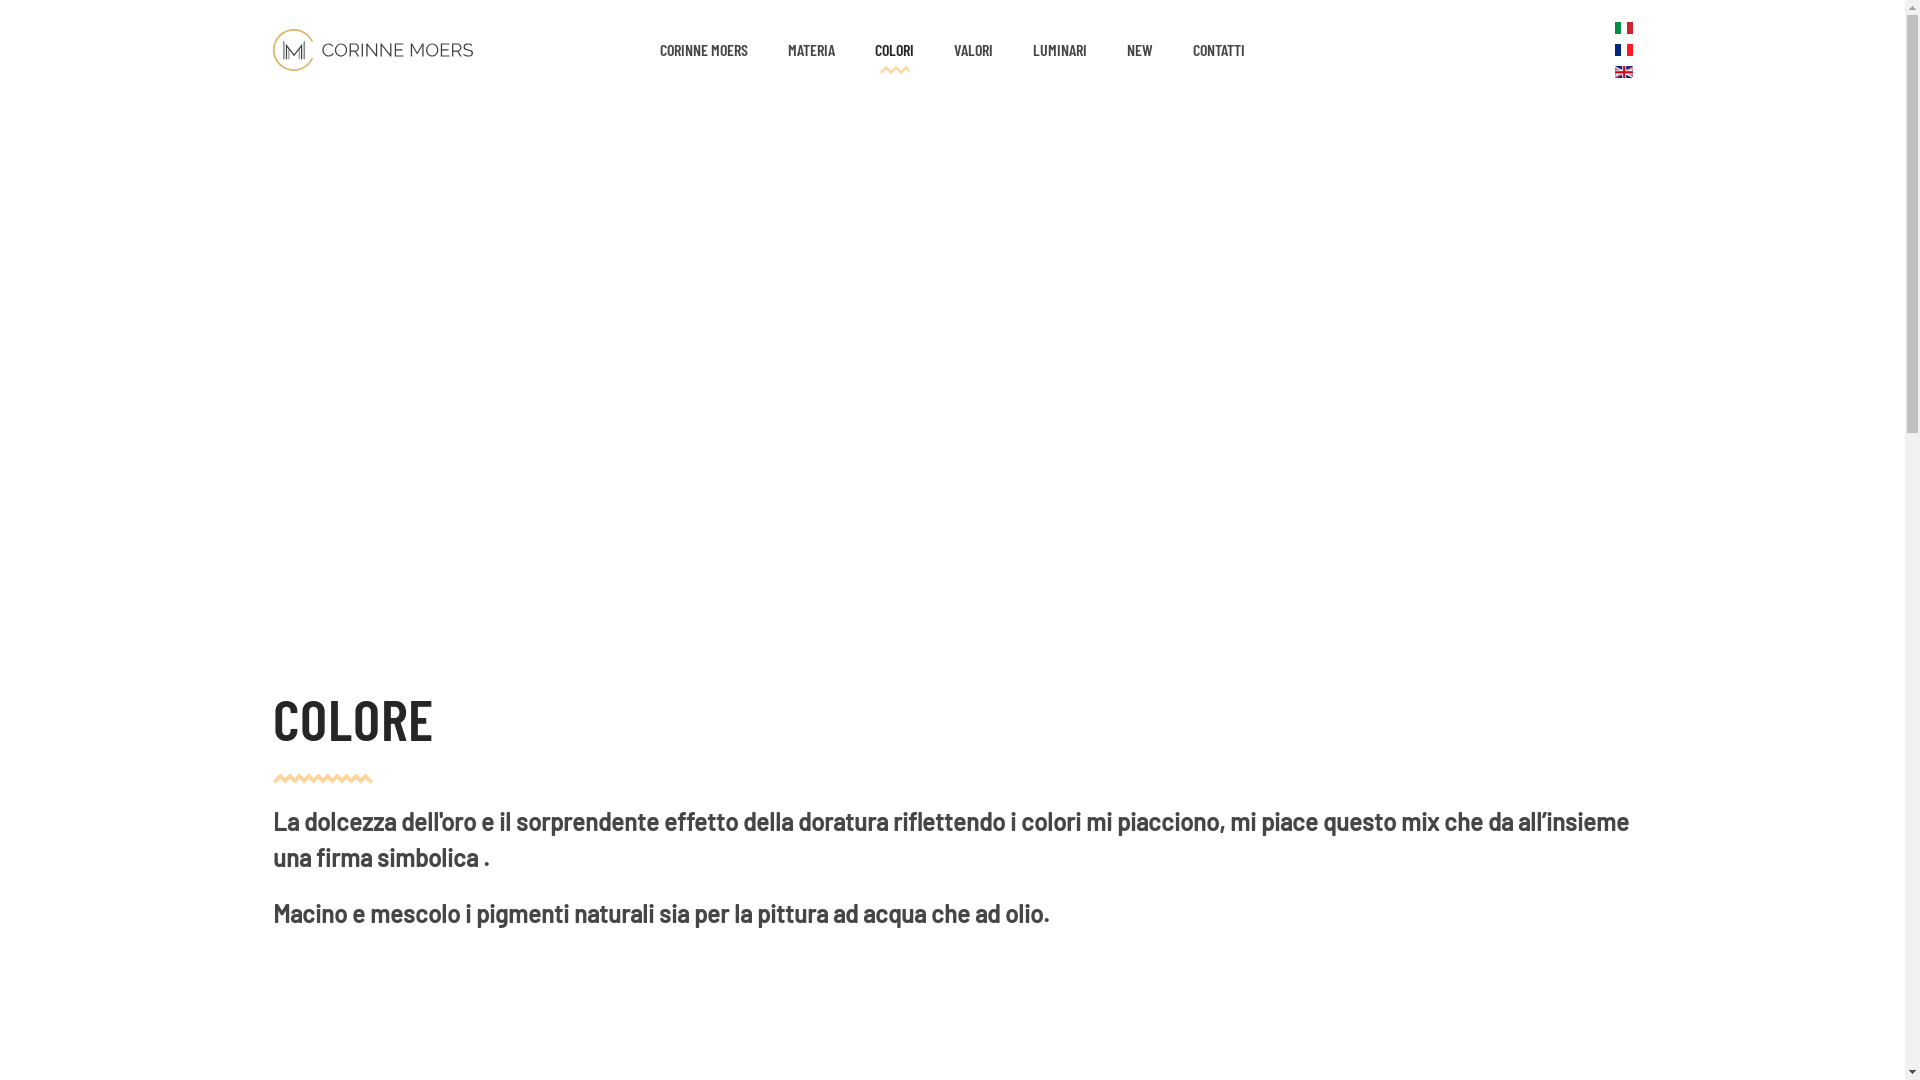  I want to click on 'NEW', so click(1140, 49).